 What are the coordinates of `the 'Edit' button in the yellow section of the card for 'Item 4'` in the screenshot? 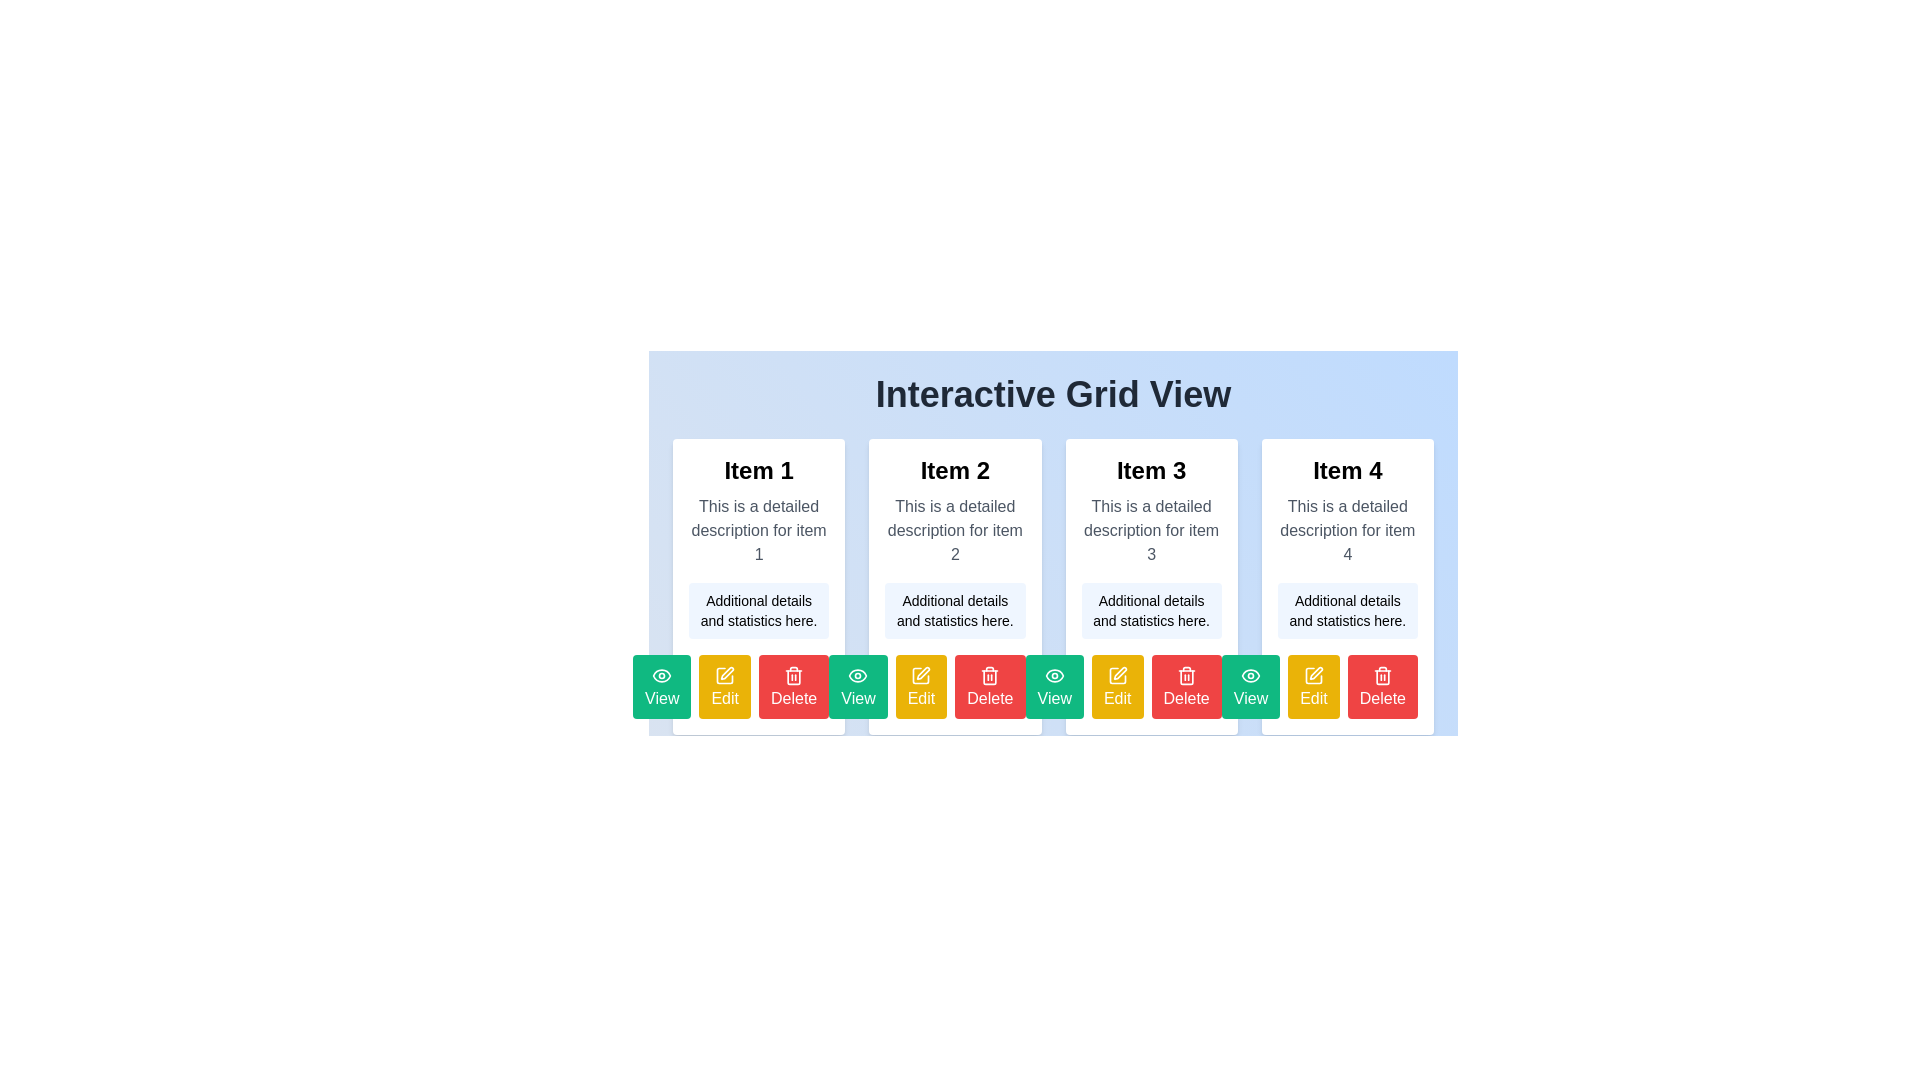 It's located at (1314, 685).